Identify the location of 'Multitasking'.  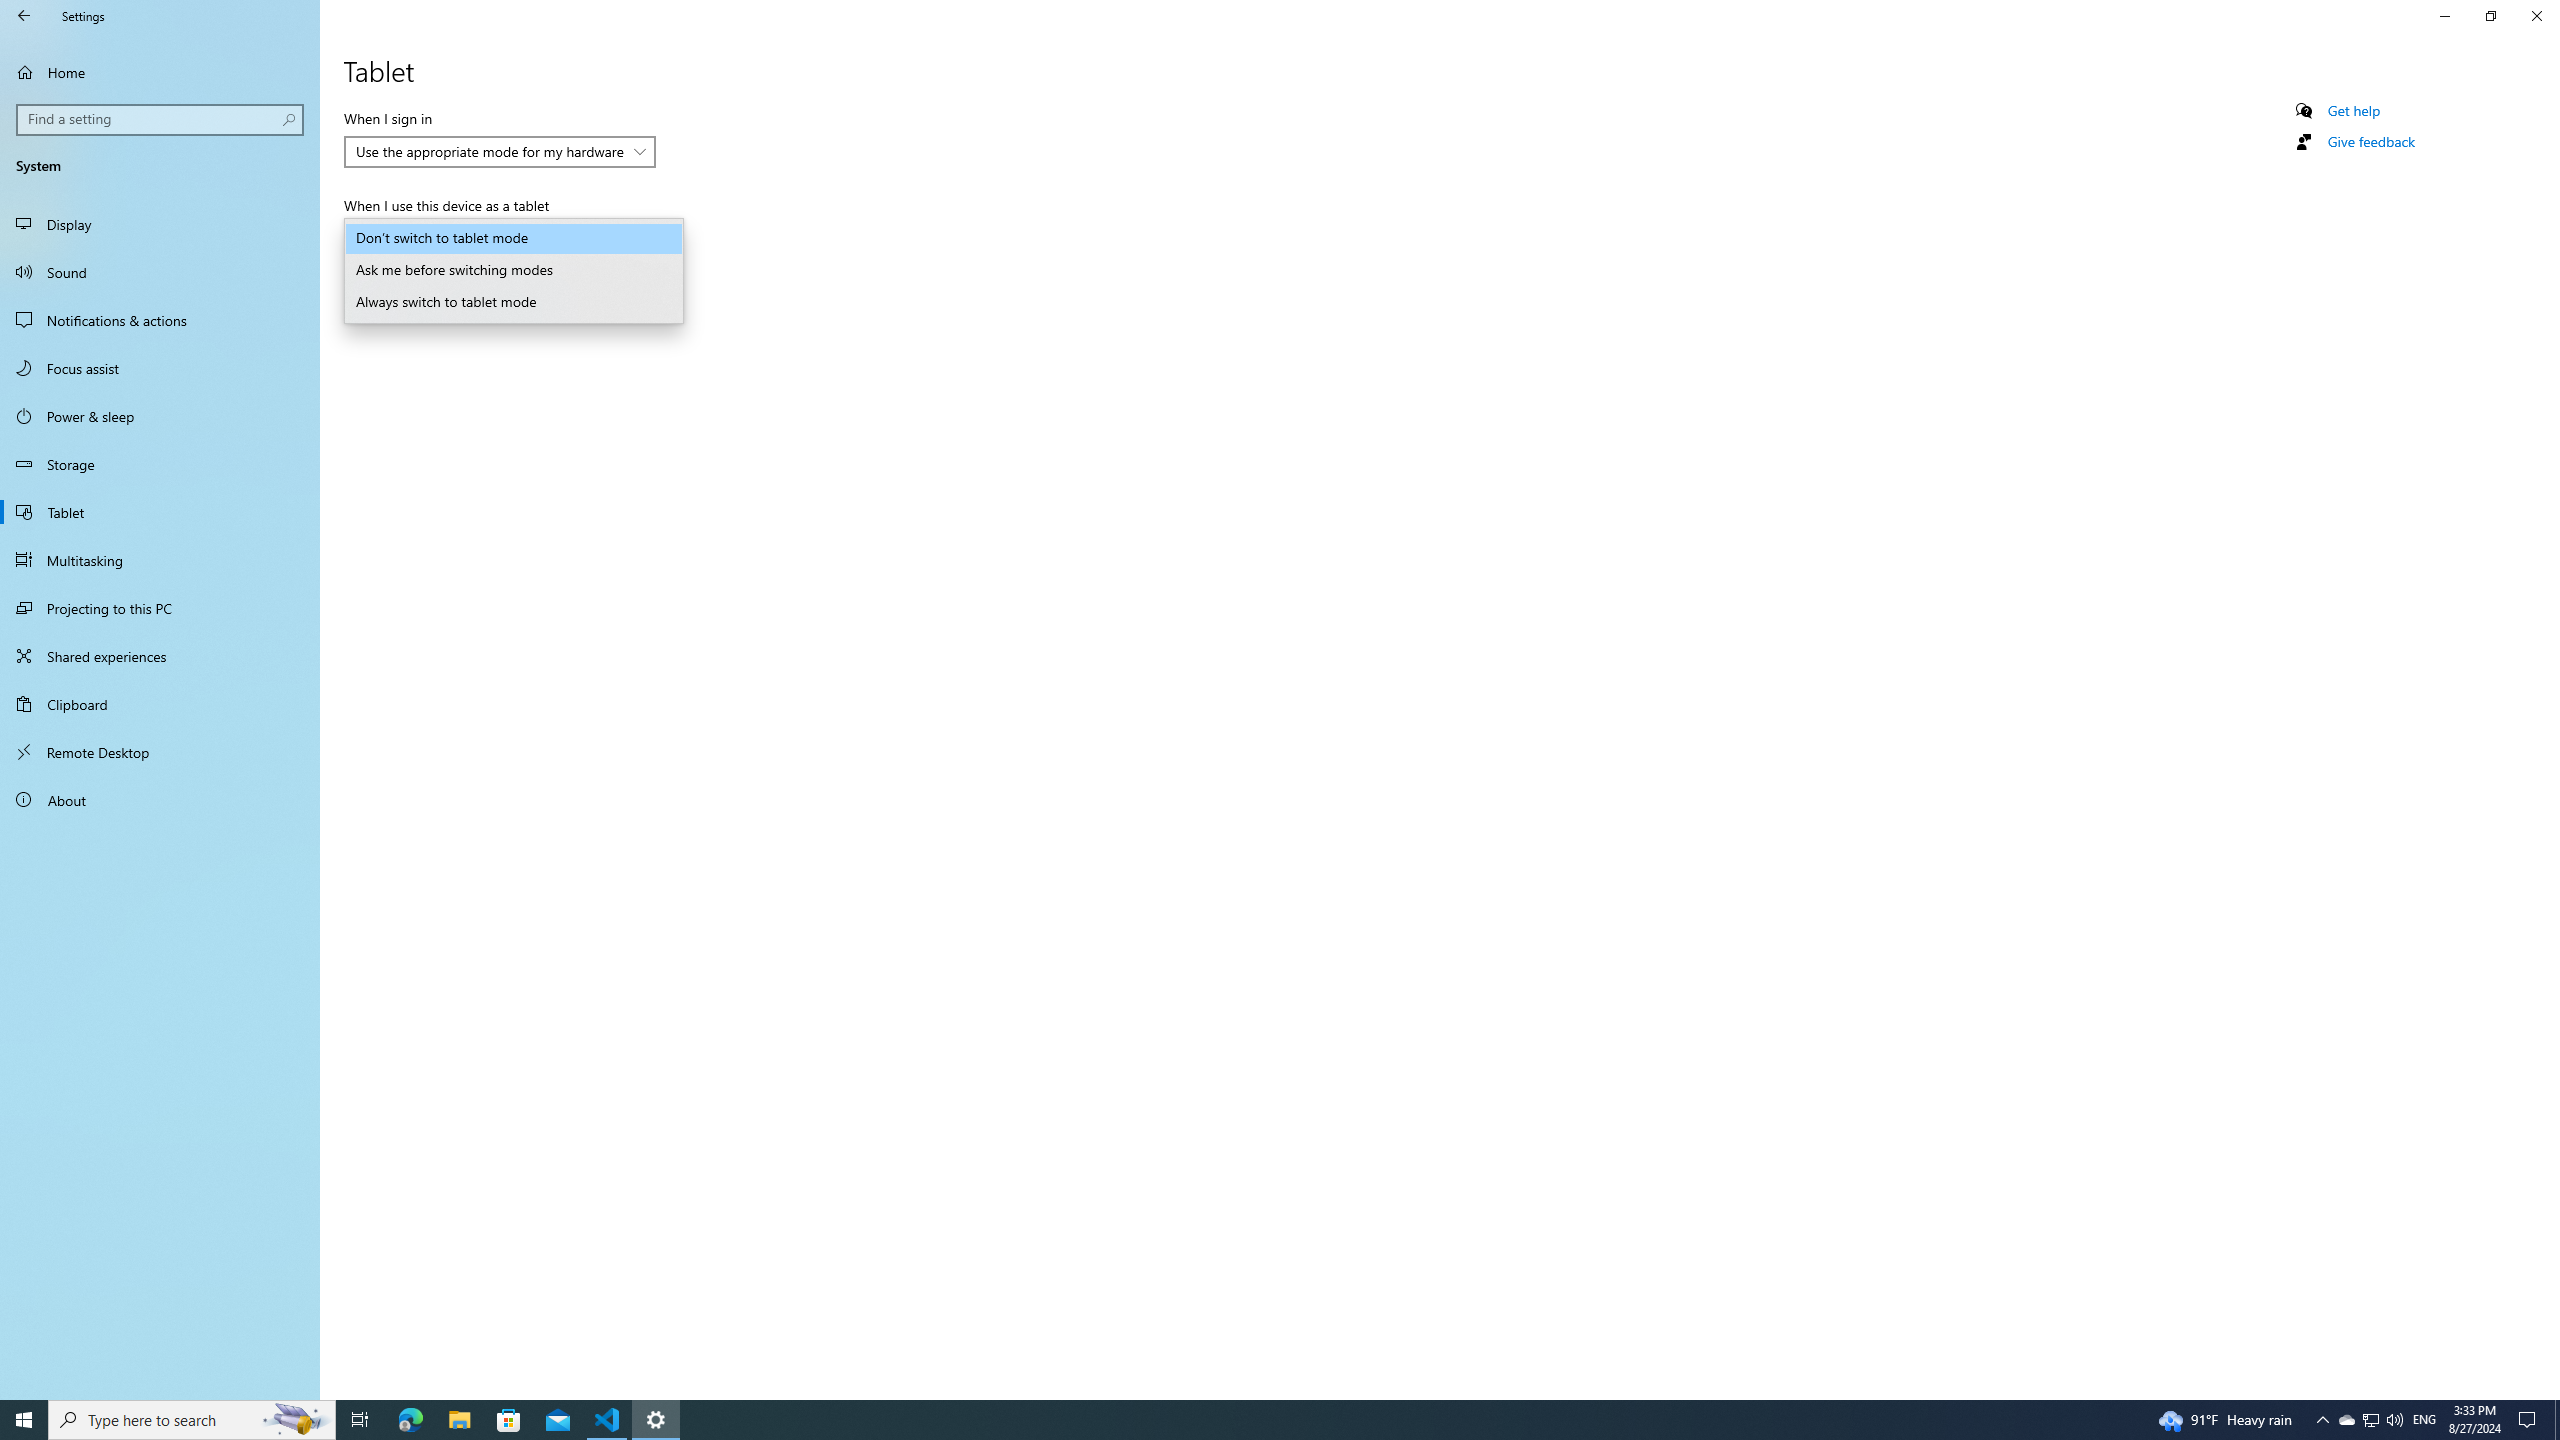
(159, 559).